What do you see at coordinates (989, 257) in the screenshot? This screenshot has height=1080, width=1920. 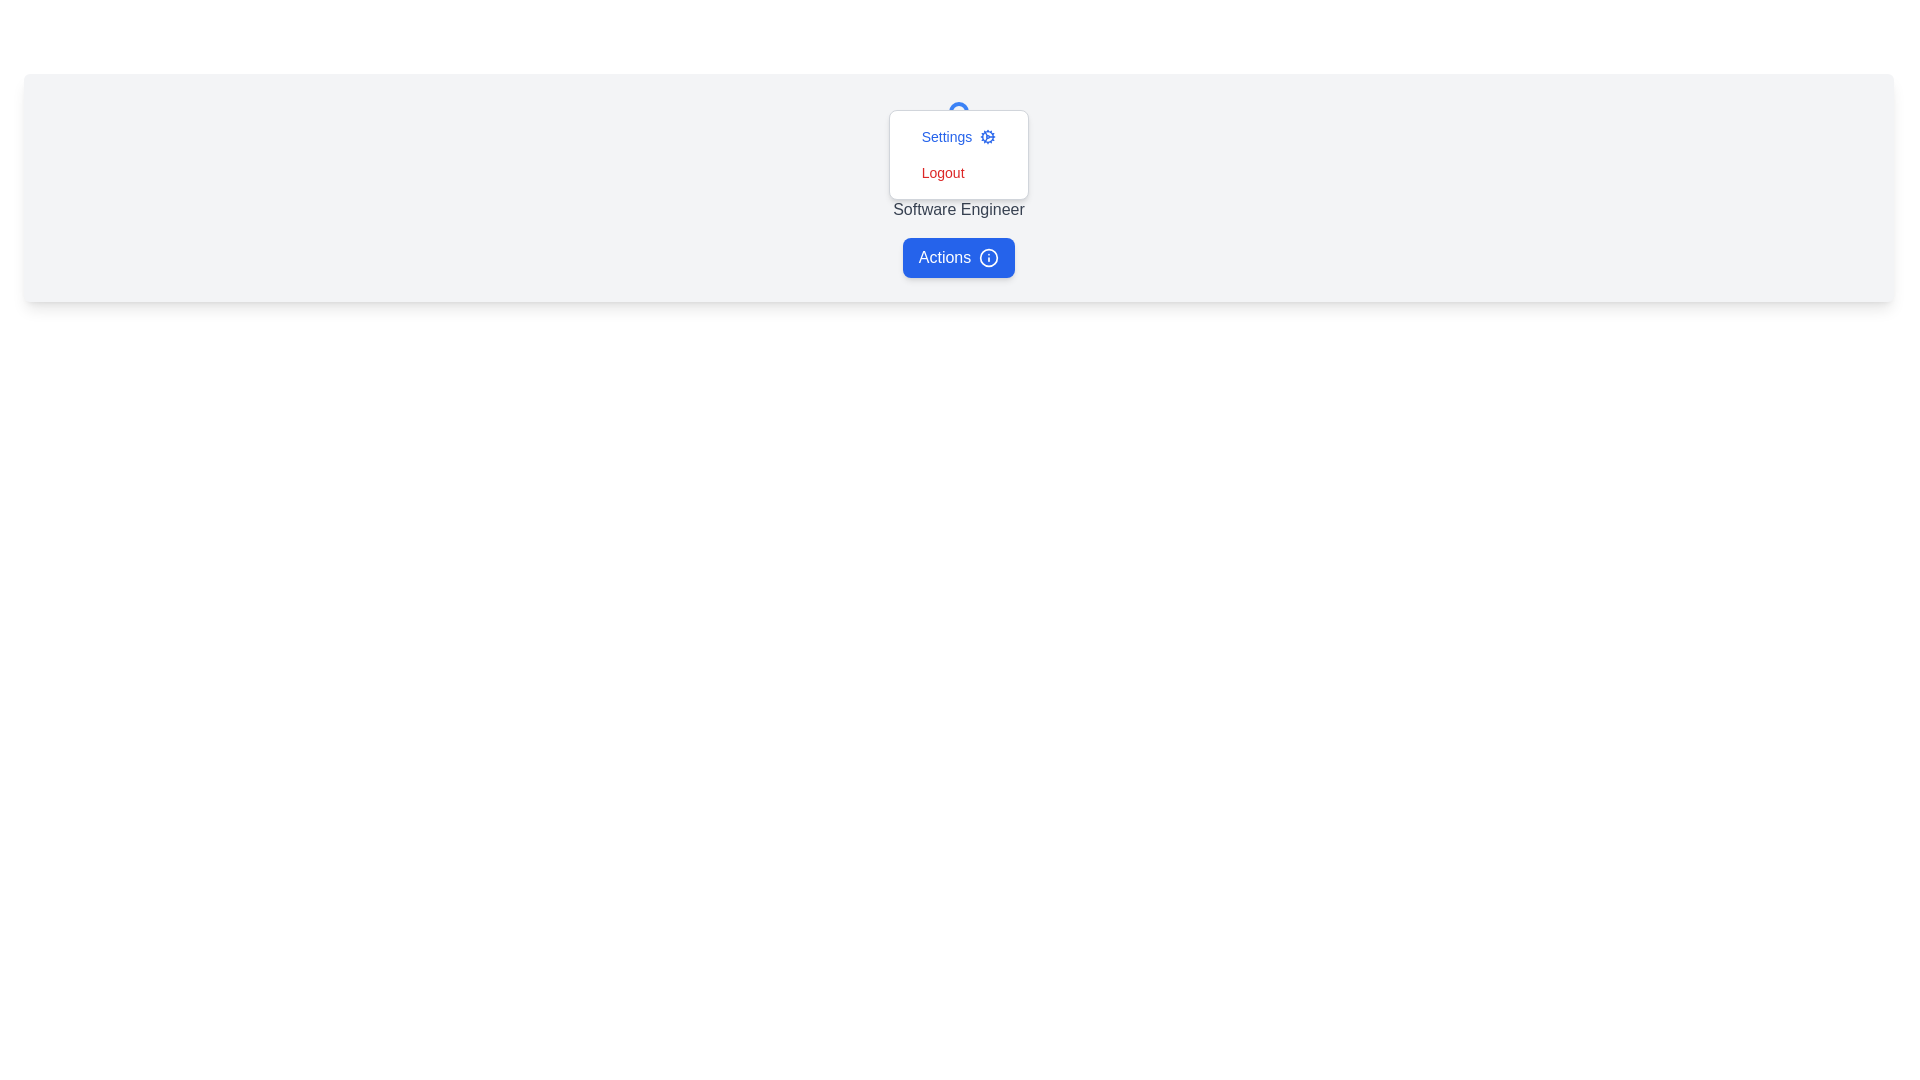 I see `the icon located inside the 'Actions' button at the bottom of the dropdown menu to interact with it` at bounding box center [989, 257].